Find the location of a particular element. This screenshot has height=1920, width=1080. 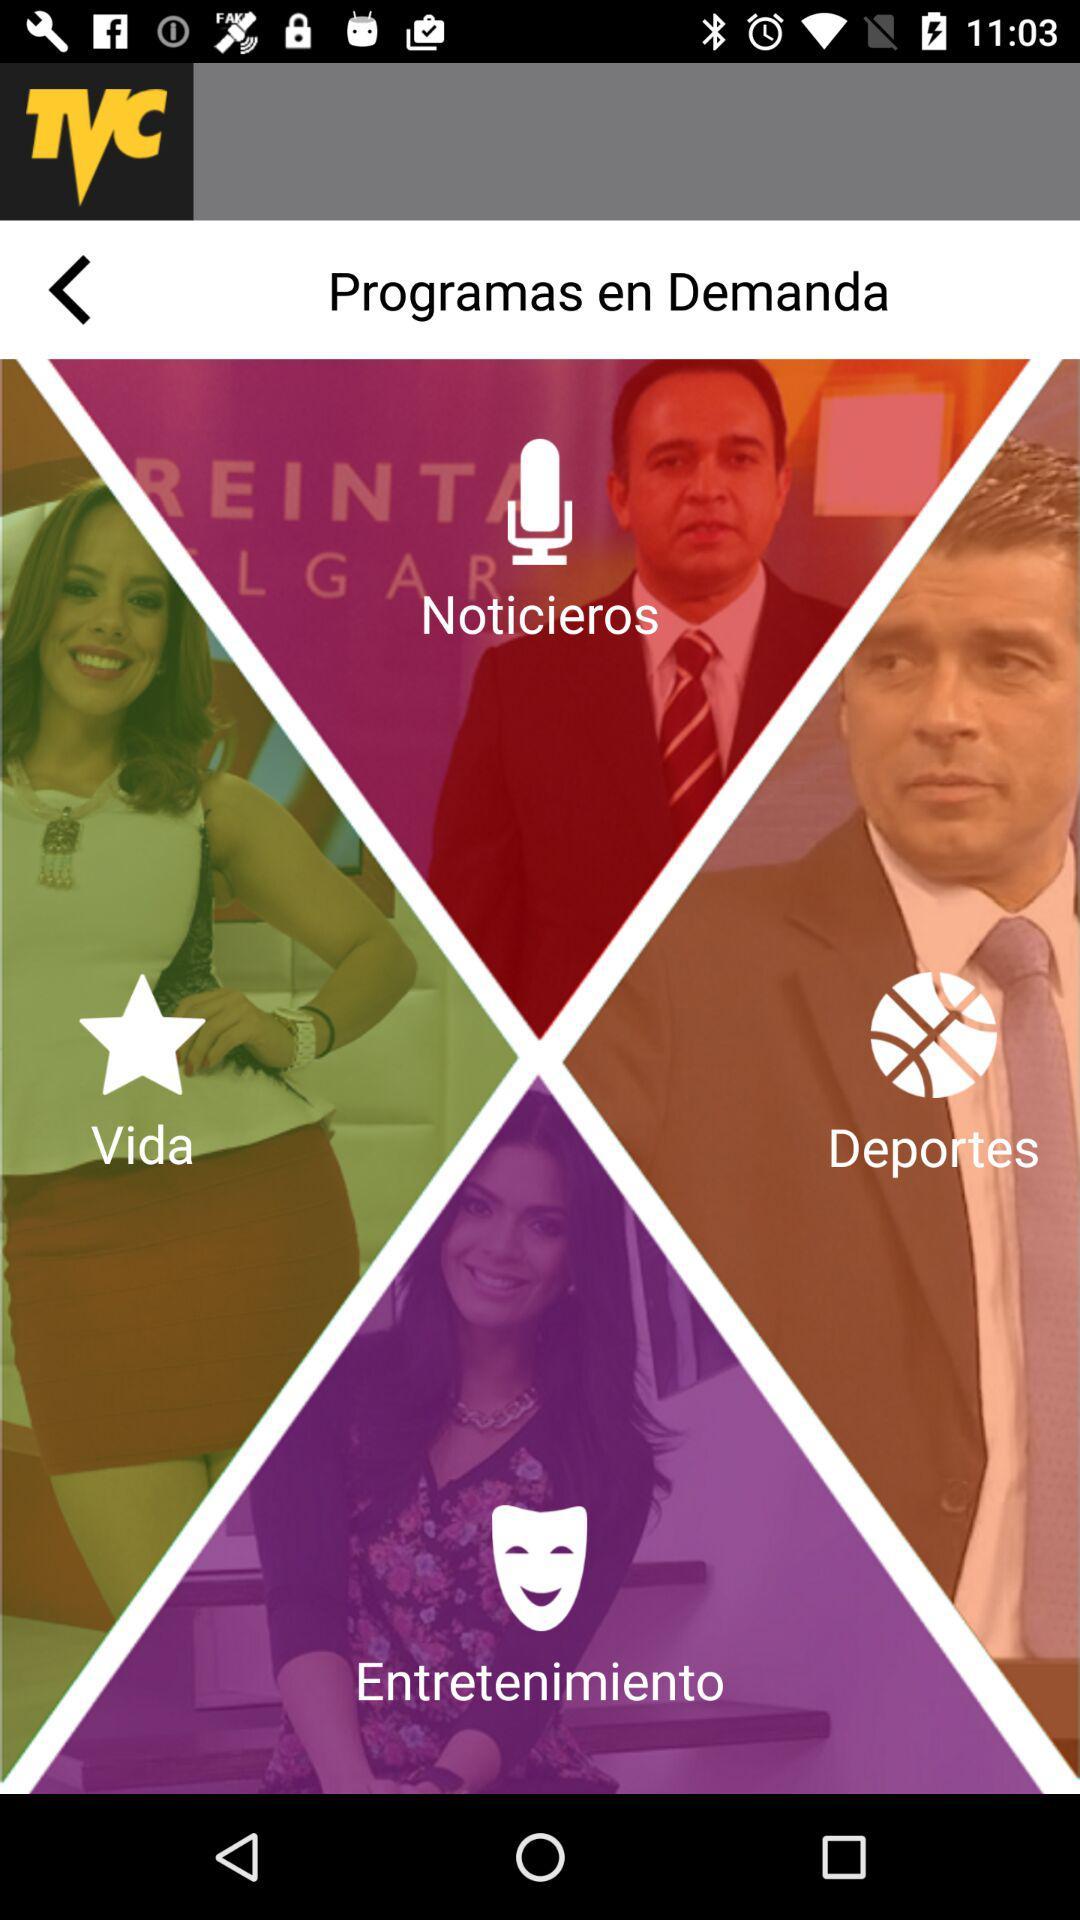

the entretenimiento icon is located at coordinates (540, 1609).